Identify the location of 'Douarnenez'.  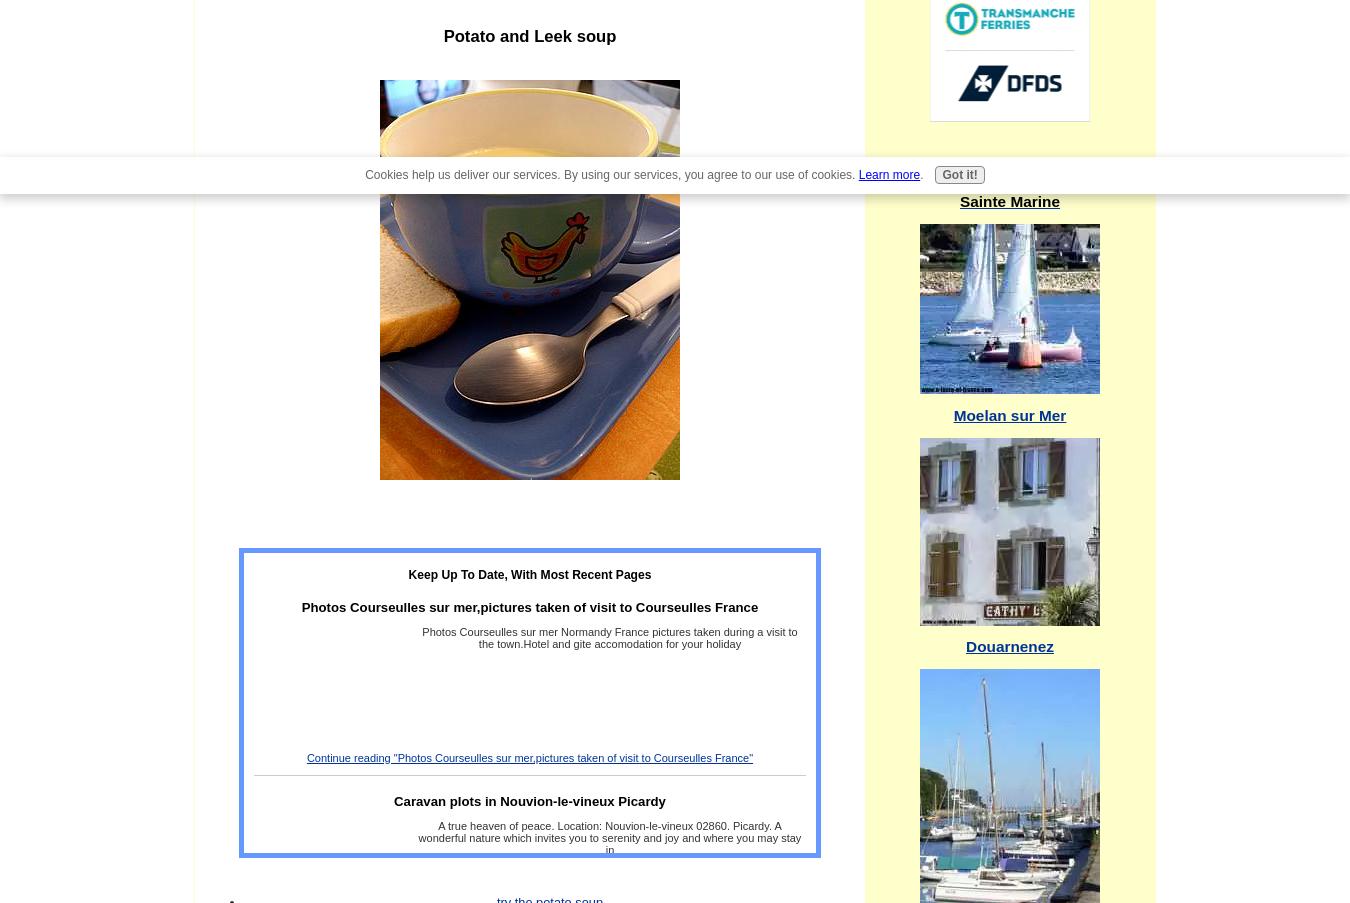
(1008, 645).